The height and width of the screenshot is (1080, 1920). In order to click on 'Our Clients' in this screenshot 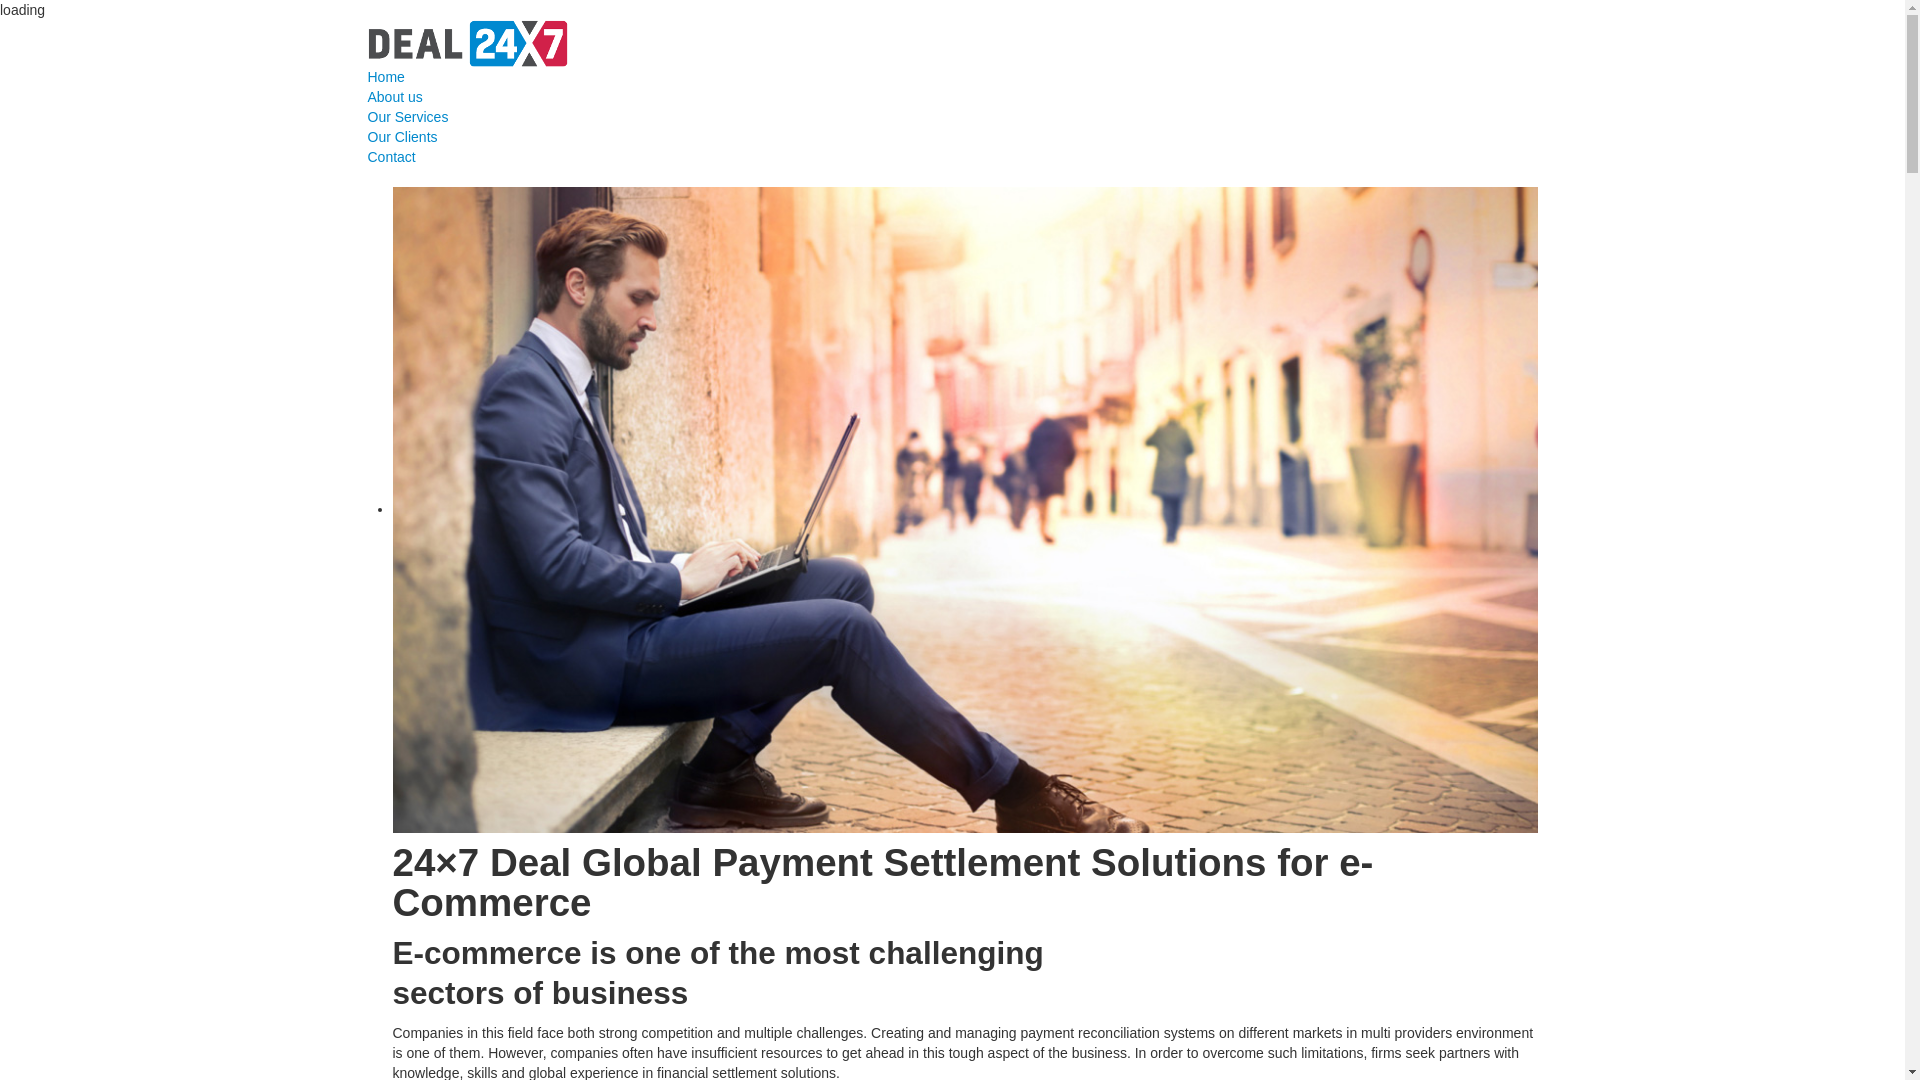, I will do `click(368, 136)`.